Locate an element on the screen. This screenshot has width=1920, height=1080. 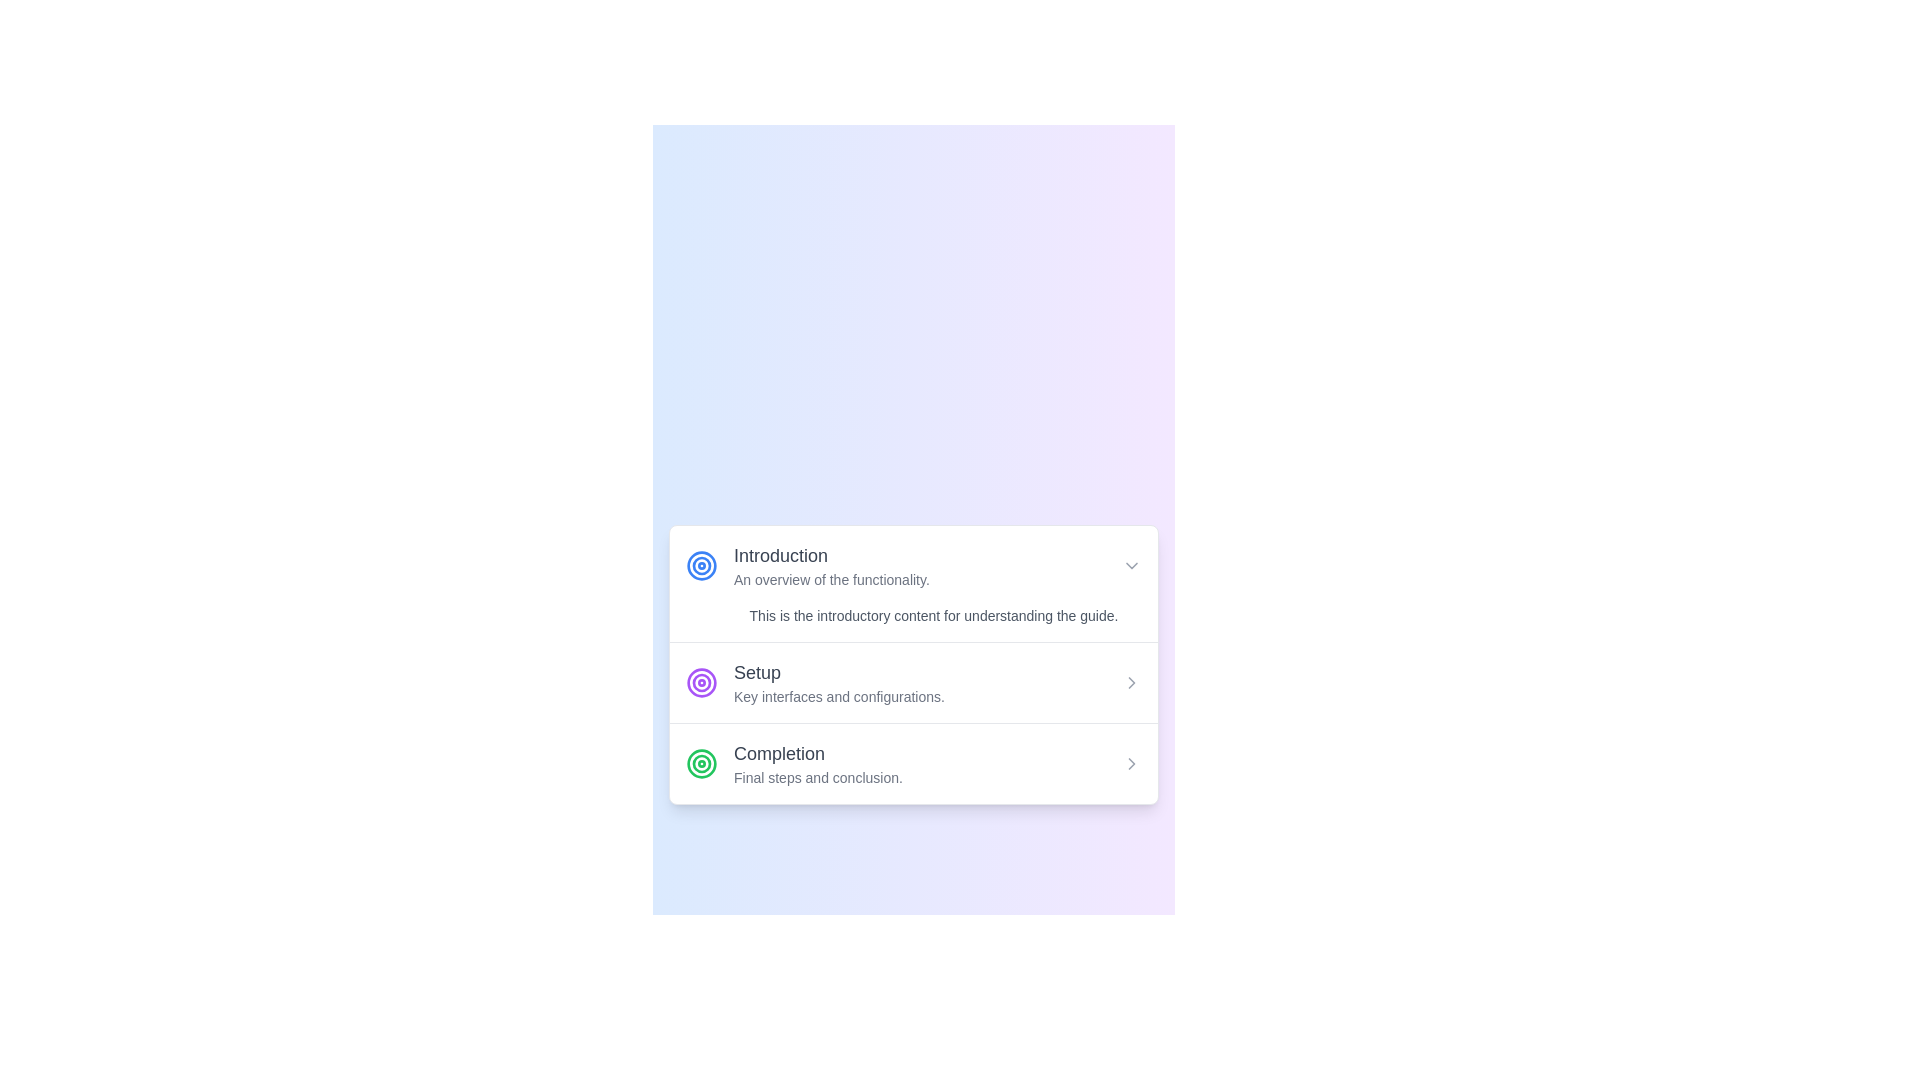
the rightward-facing chevron icon, styled in light gray and located to the far right of the 'Setup' text is located at coordinates (1132, 681).